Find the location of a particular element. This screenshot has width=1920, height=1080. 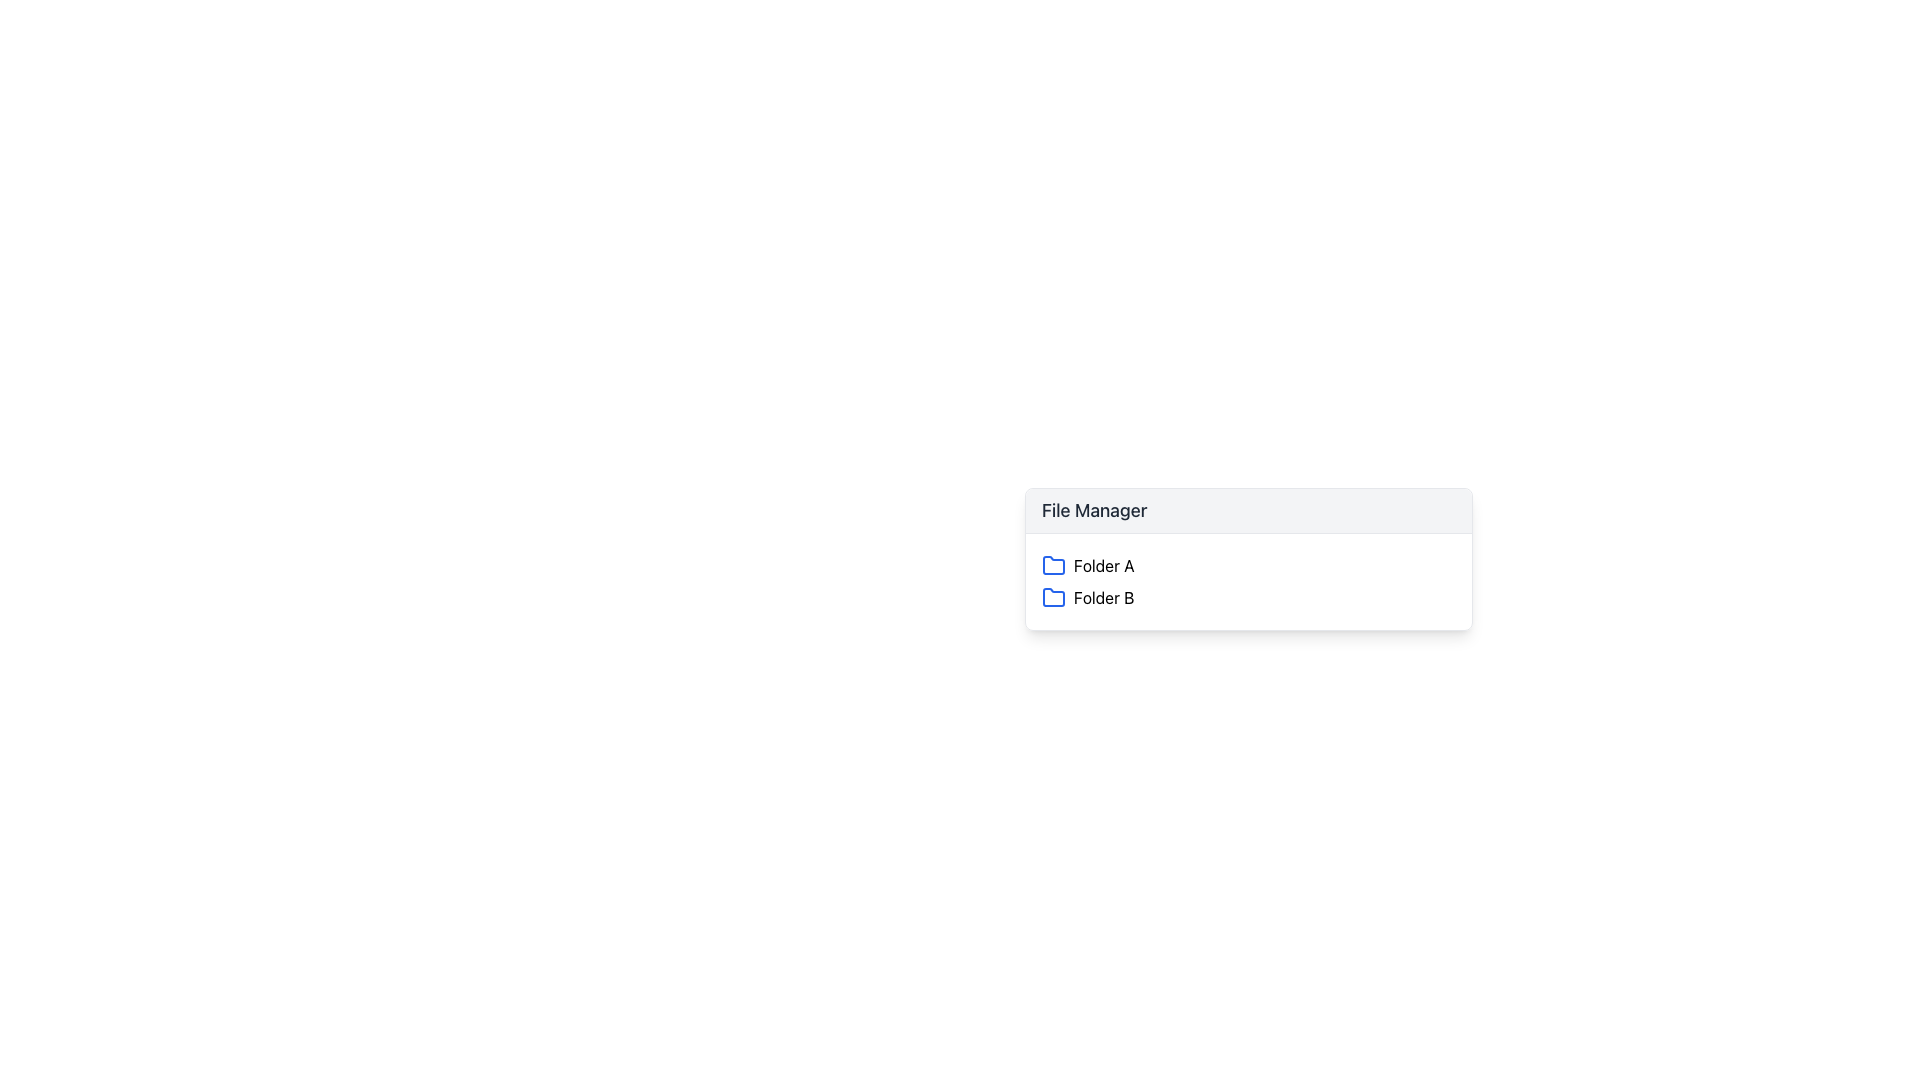

the Text Label for the second folder entry is located at coordinates (1103, 596).